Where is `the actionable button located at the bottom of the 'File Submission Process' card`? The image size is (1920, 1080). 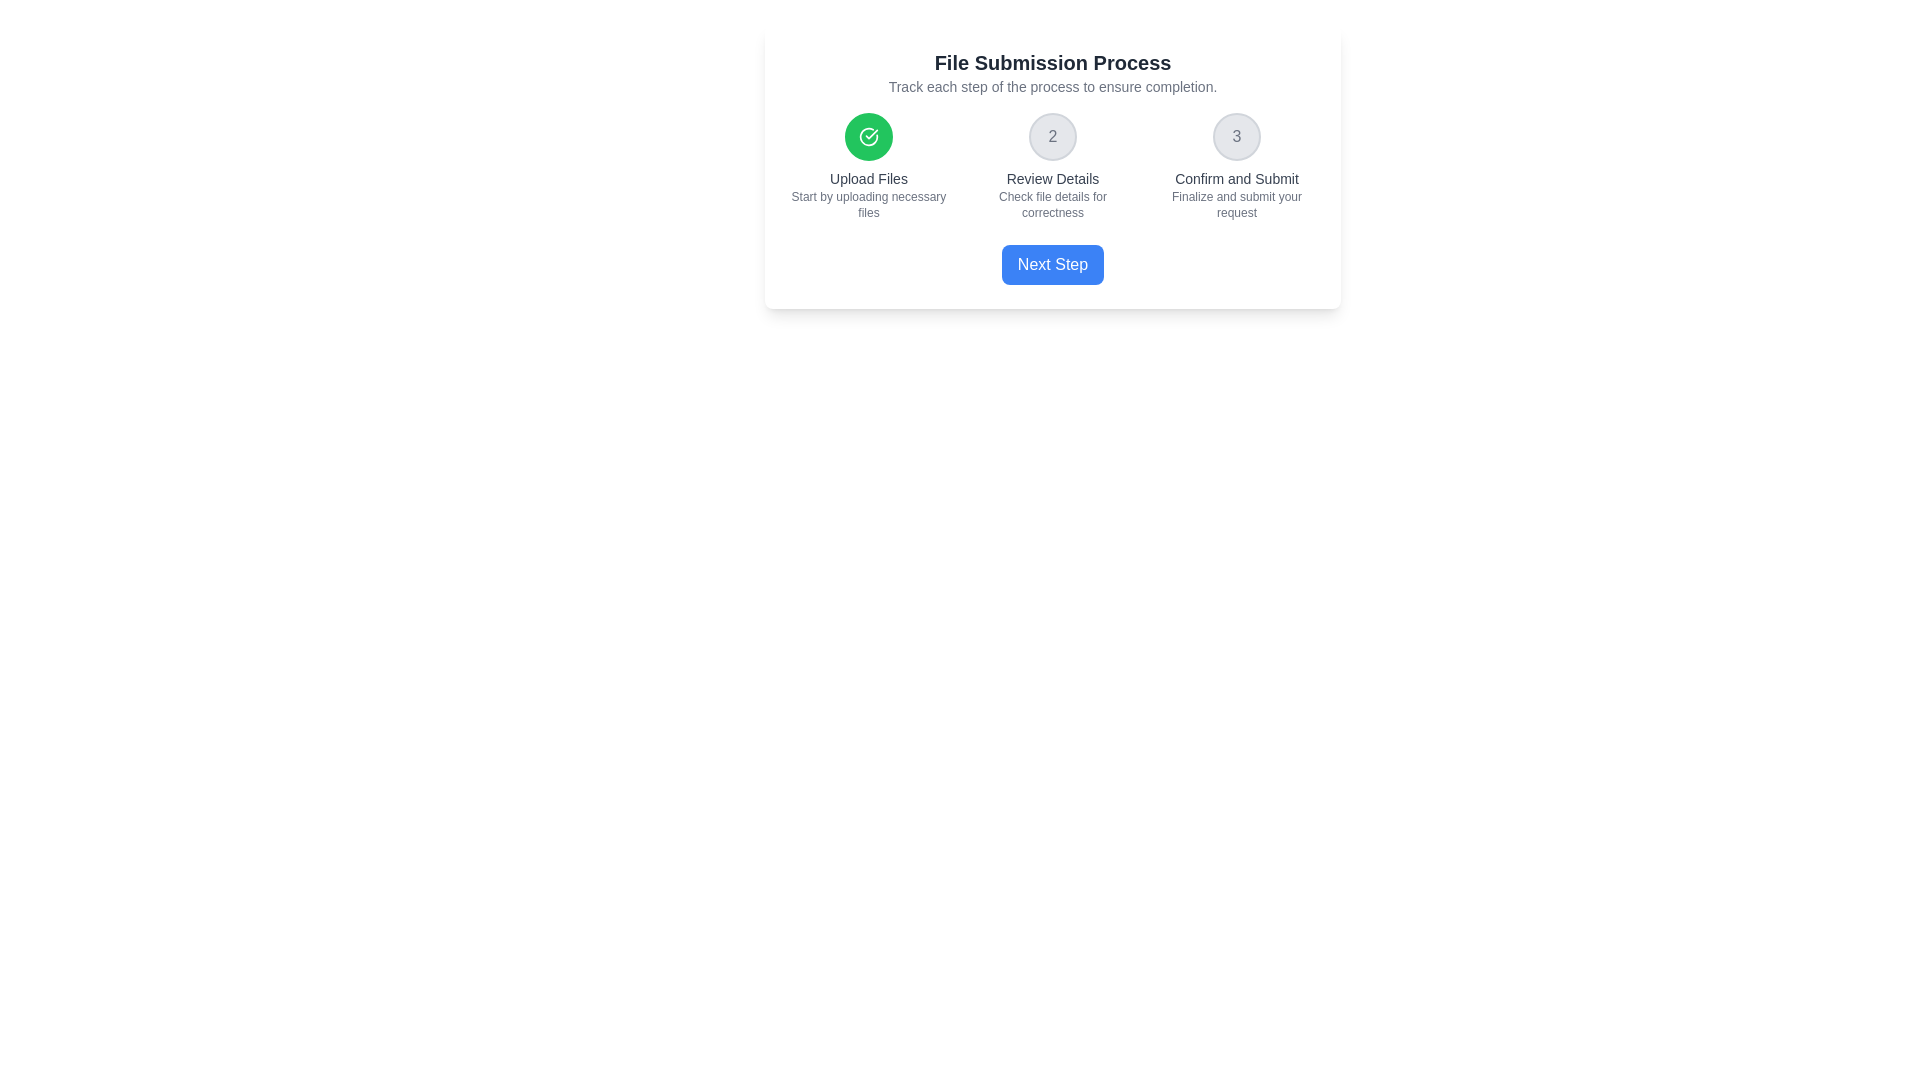
the actionable button located at the bottom of the 'File Submission Process' card is located at coordinates (1051, 264).